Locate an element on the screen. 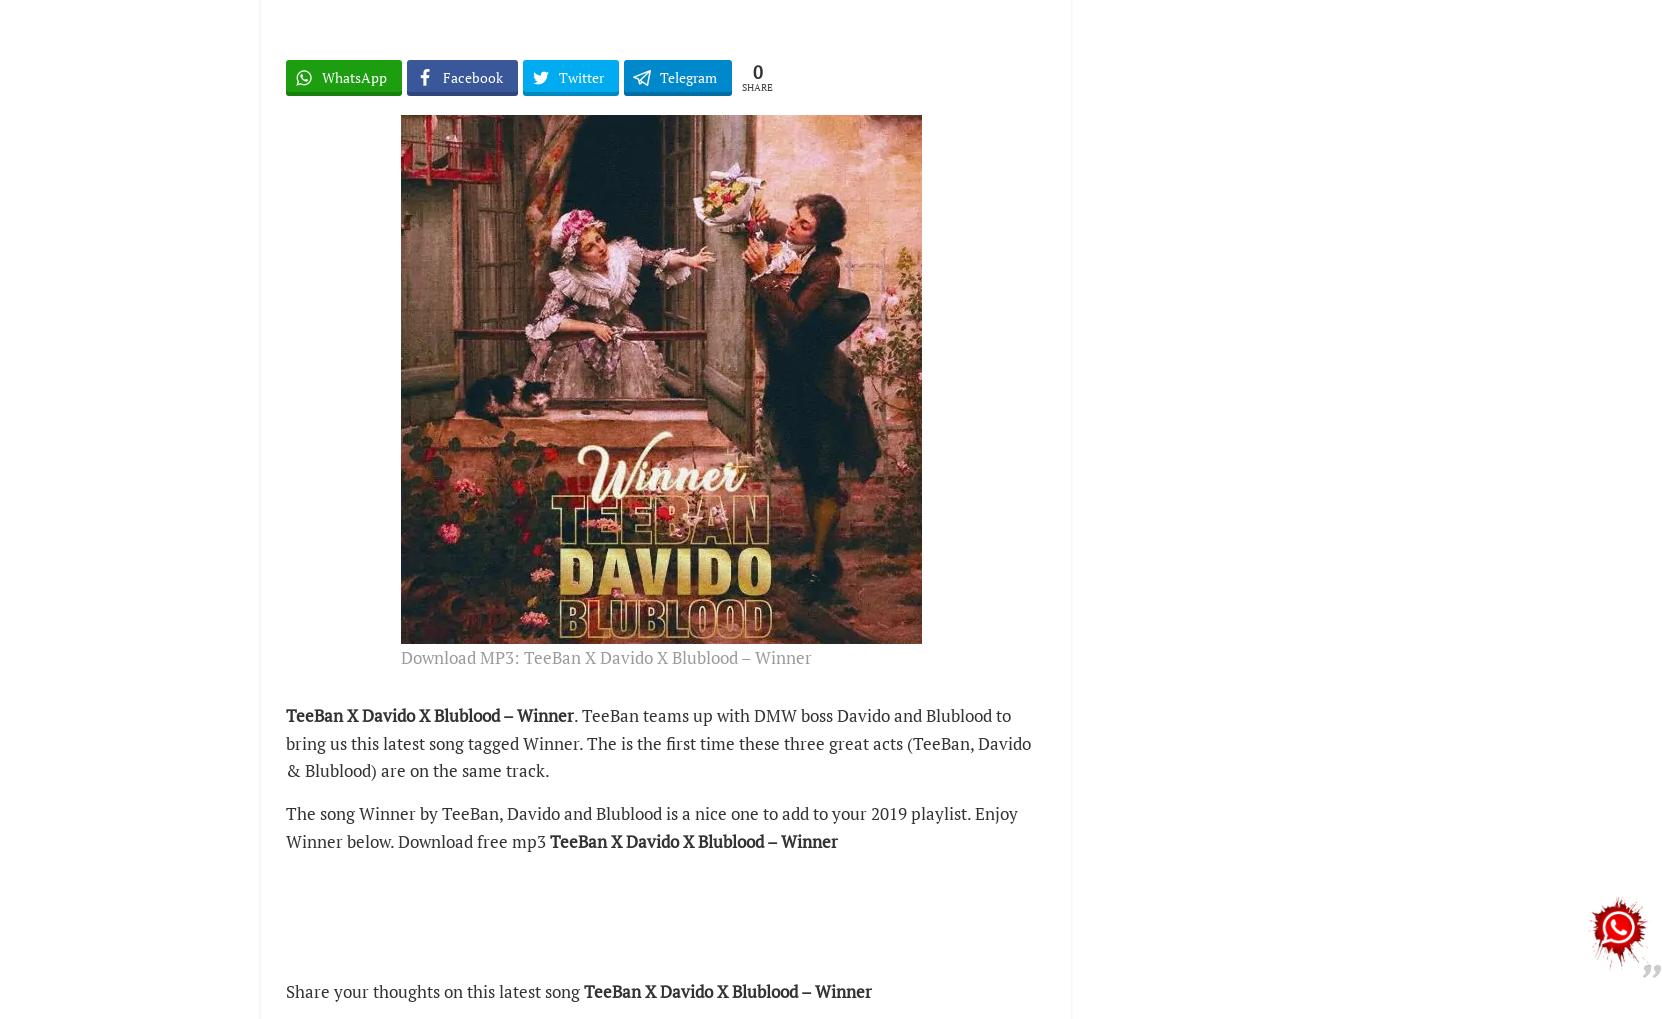  'Telegram' is located at coordinates (687, 77).